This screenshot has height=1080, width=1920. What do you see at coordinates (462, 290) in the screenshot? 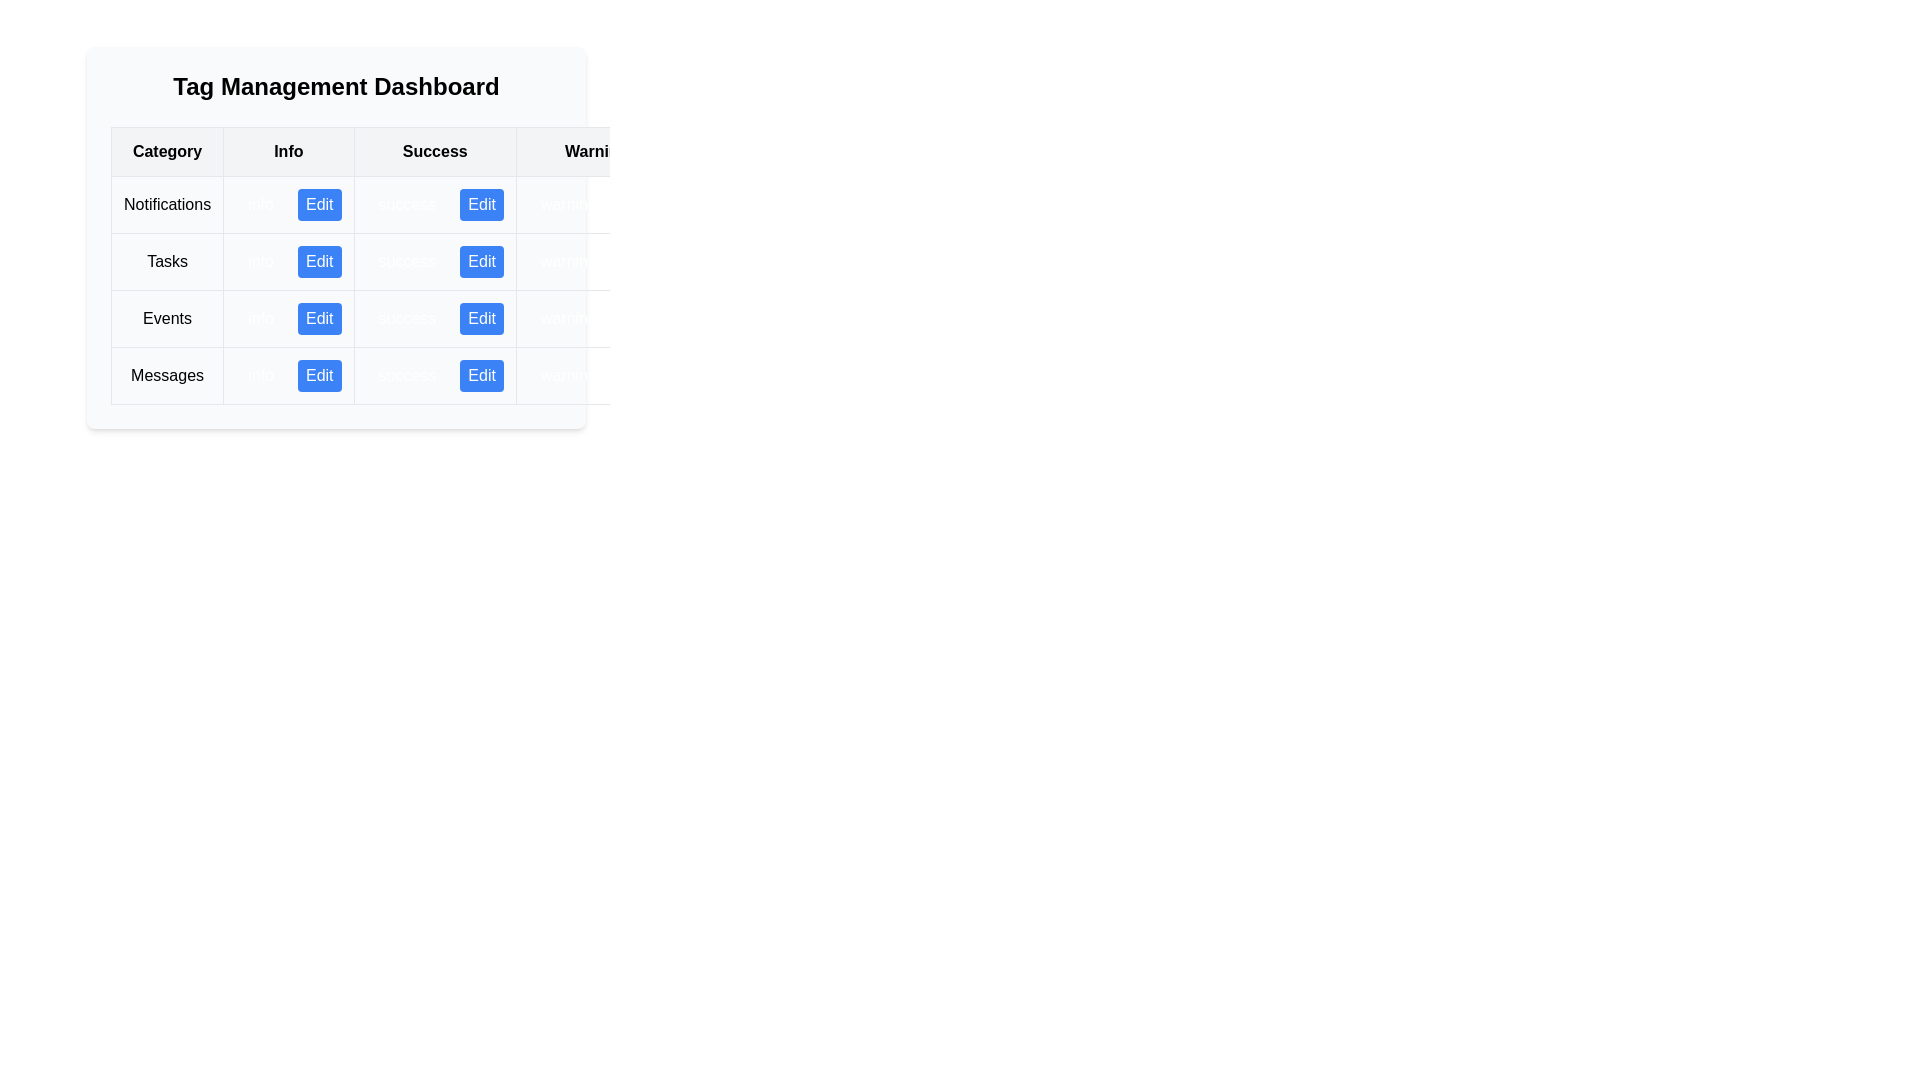
I see `the 'Edit' button located in the 'Events' row under the 'Success' column` at bounding box center [462, 290].